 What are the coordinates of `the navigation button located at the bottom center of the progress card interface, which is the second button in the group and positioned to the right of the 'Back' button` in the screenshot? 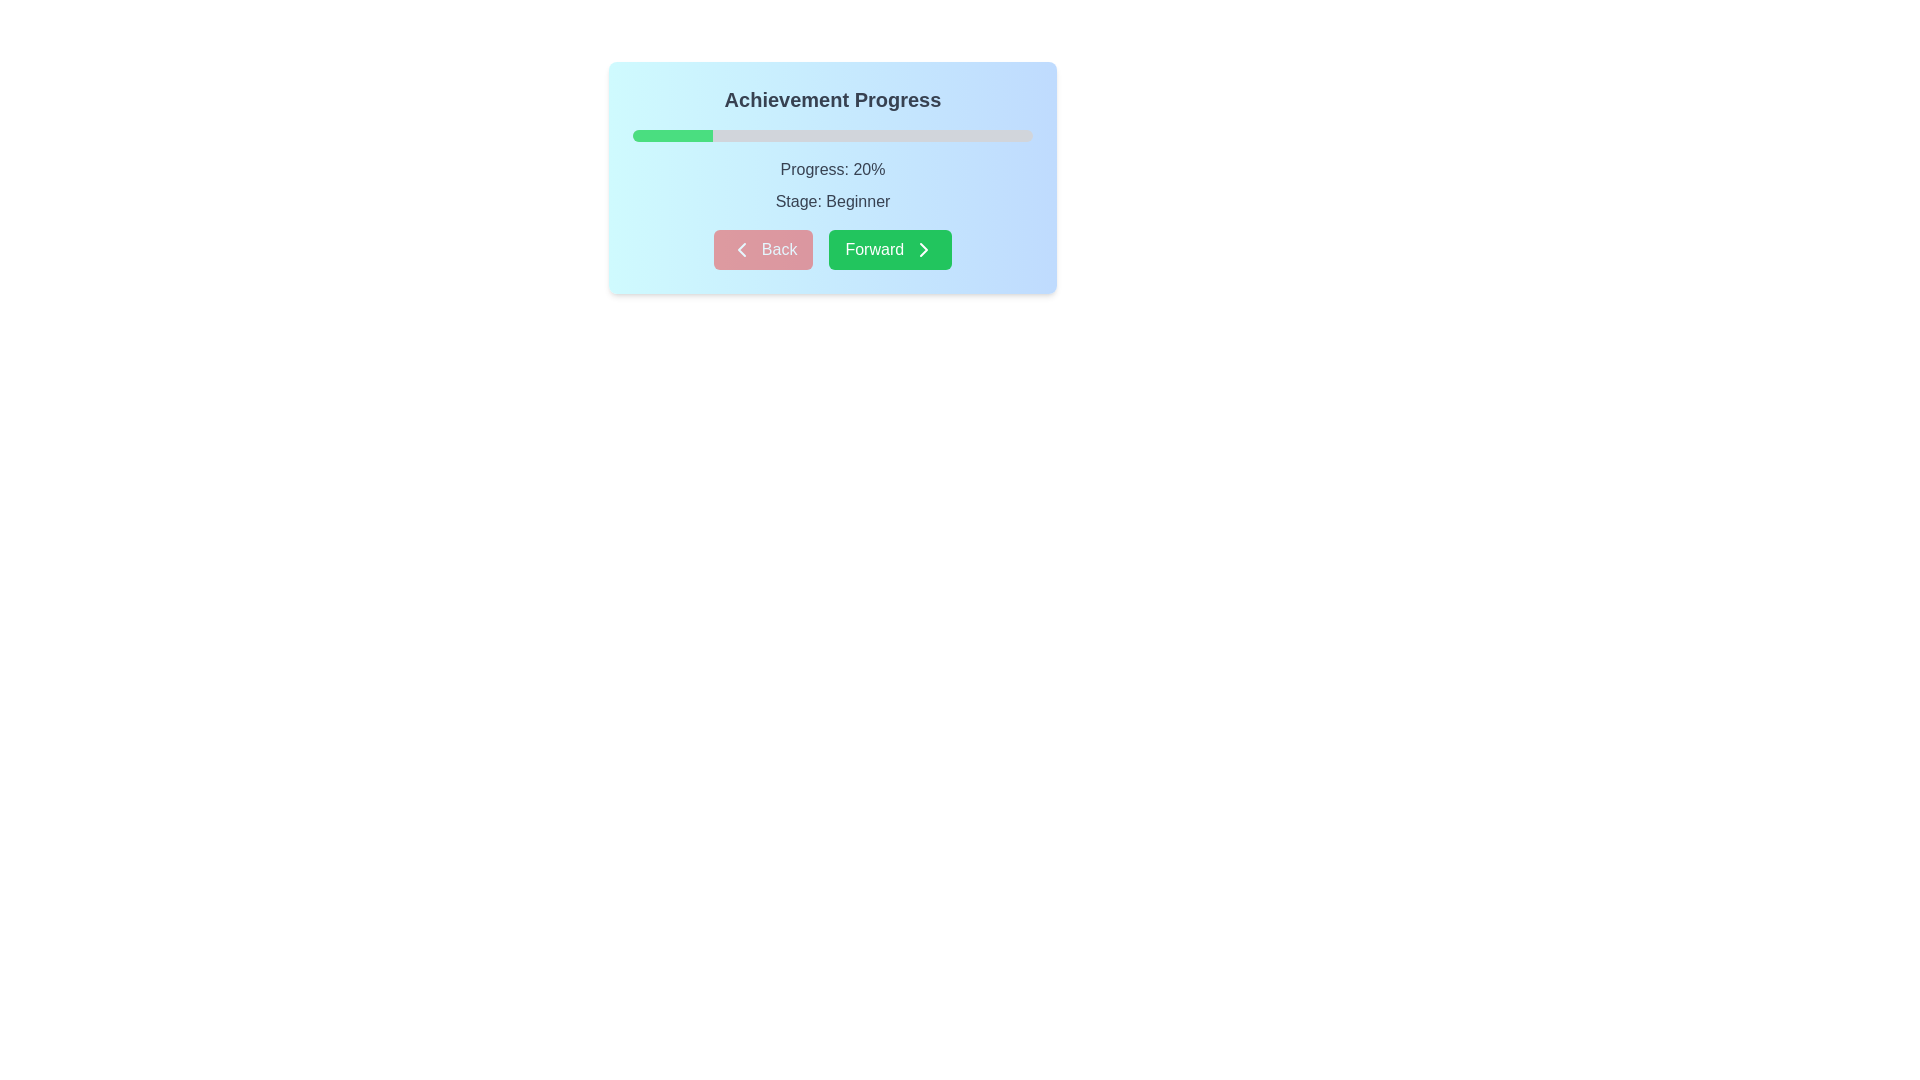 It's located at (889, 249).